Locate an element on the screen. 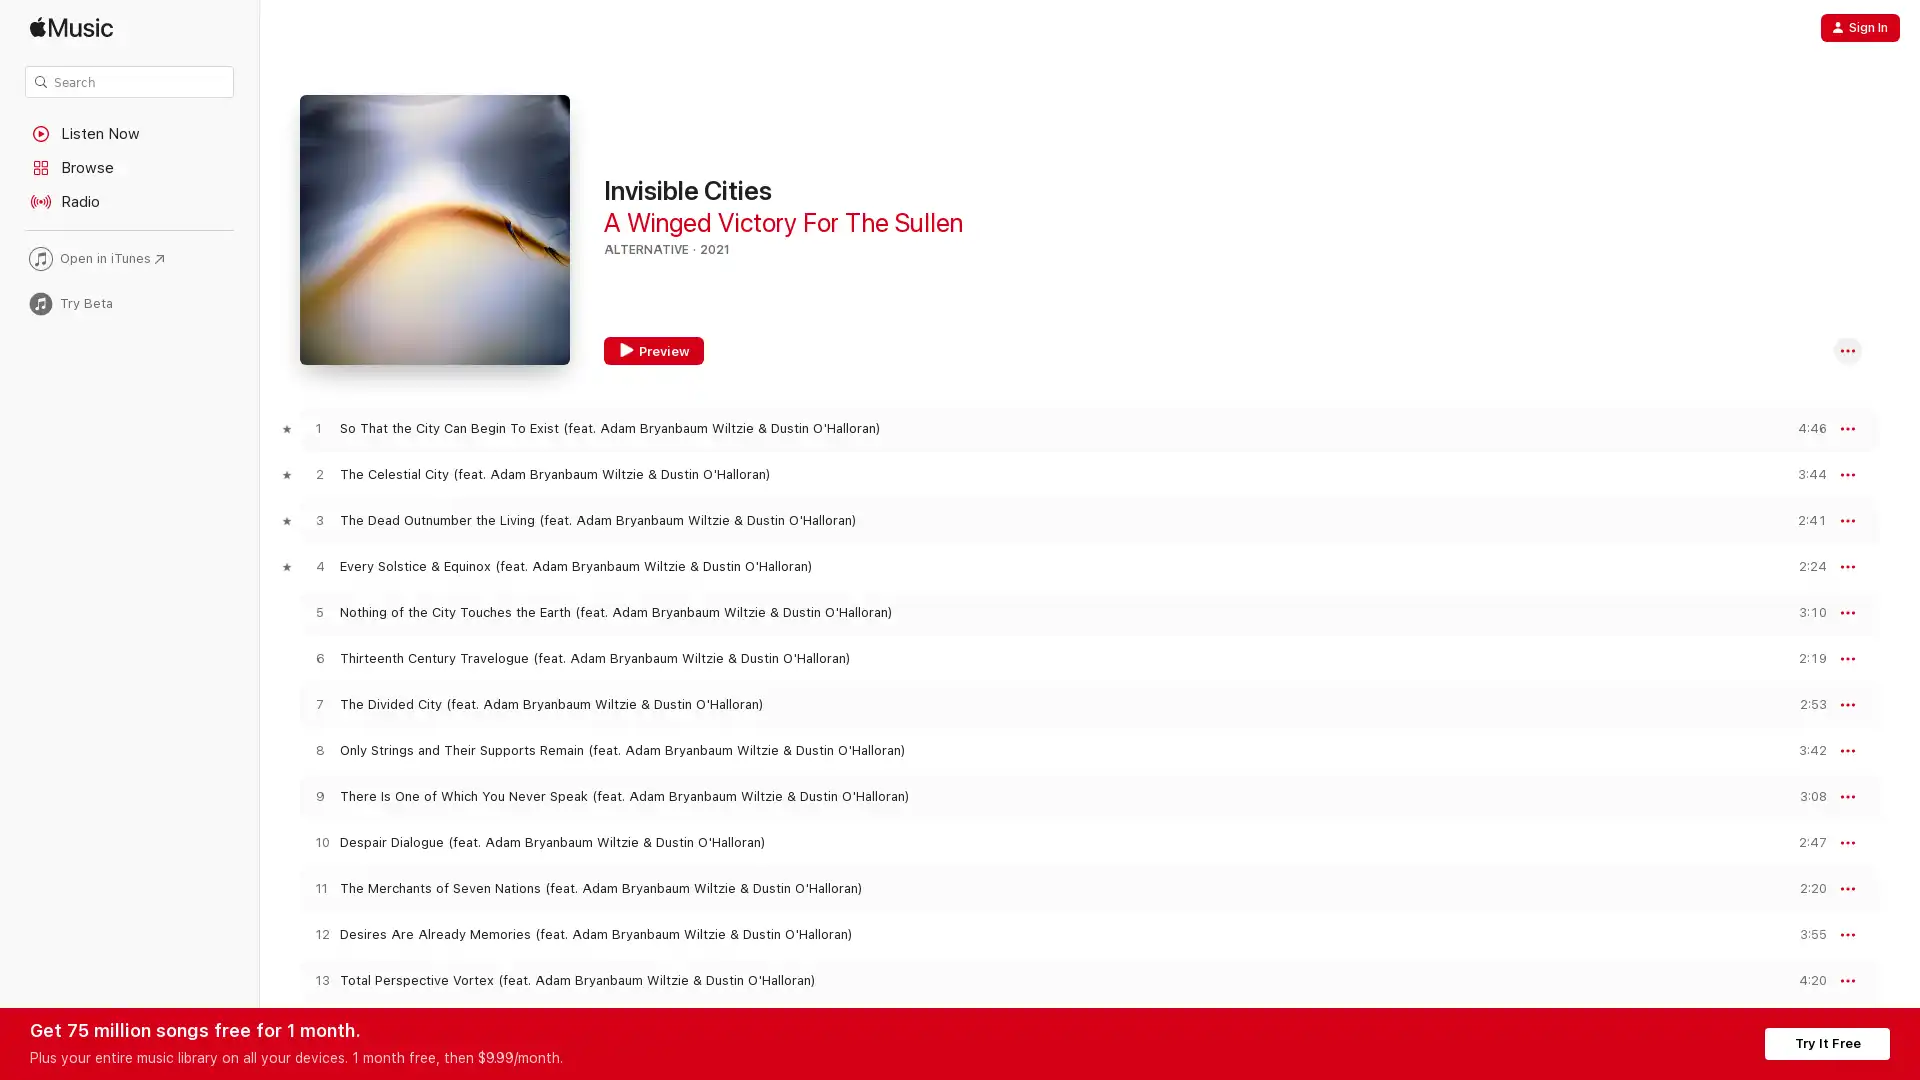  More is located at coordinates (1847, 350).